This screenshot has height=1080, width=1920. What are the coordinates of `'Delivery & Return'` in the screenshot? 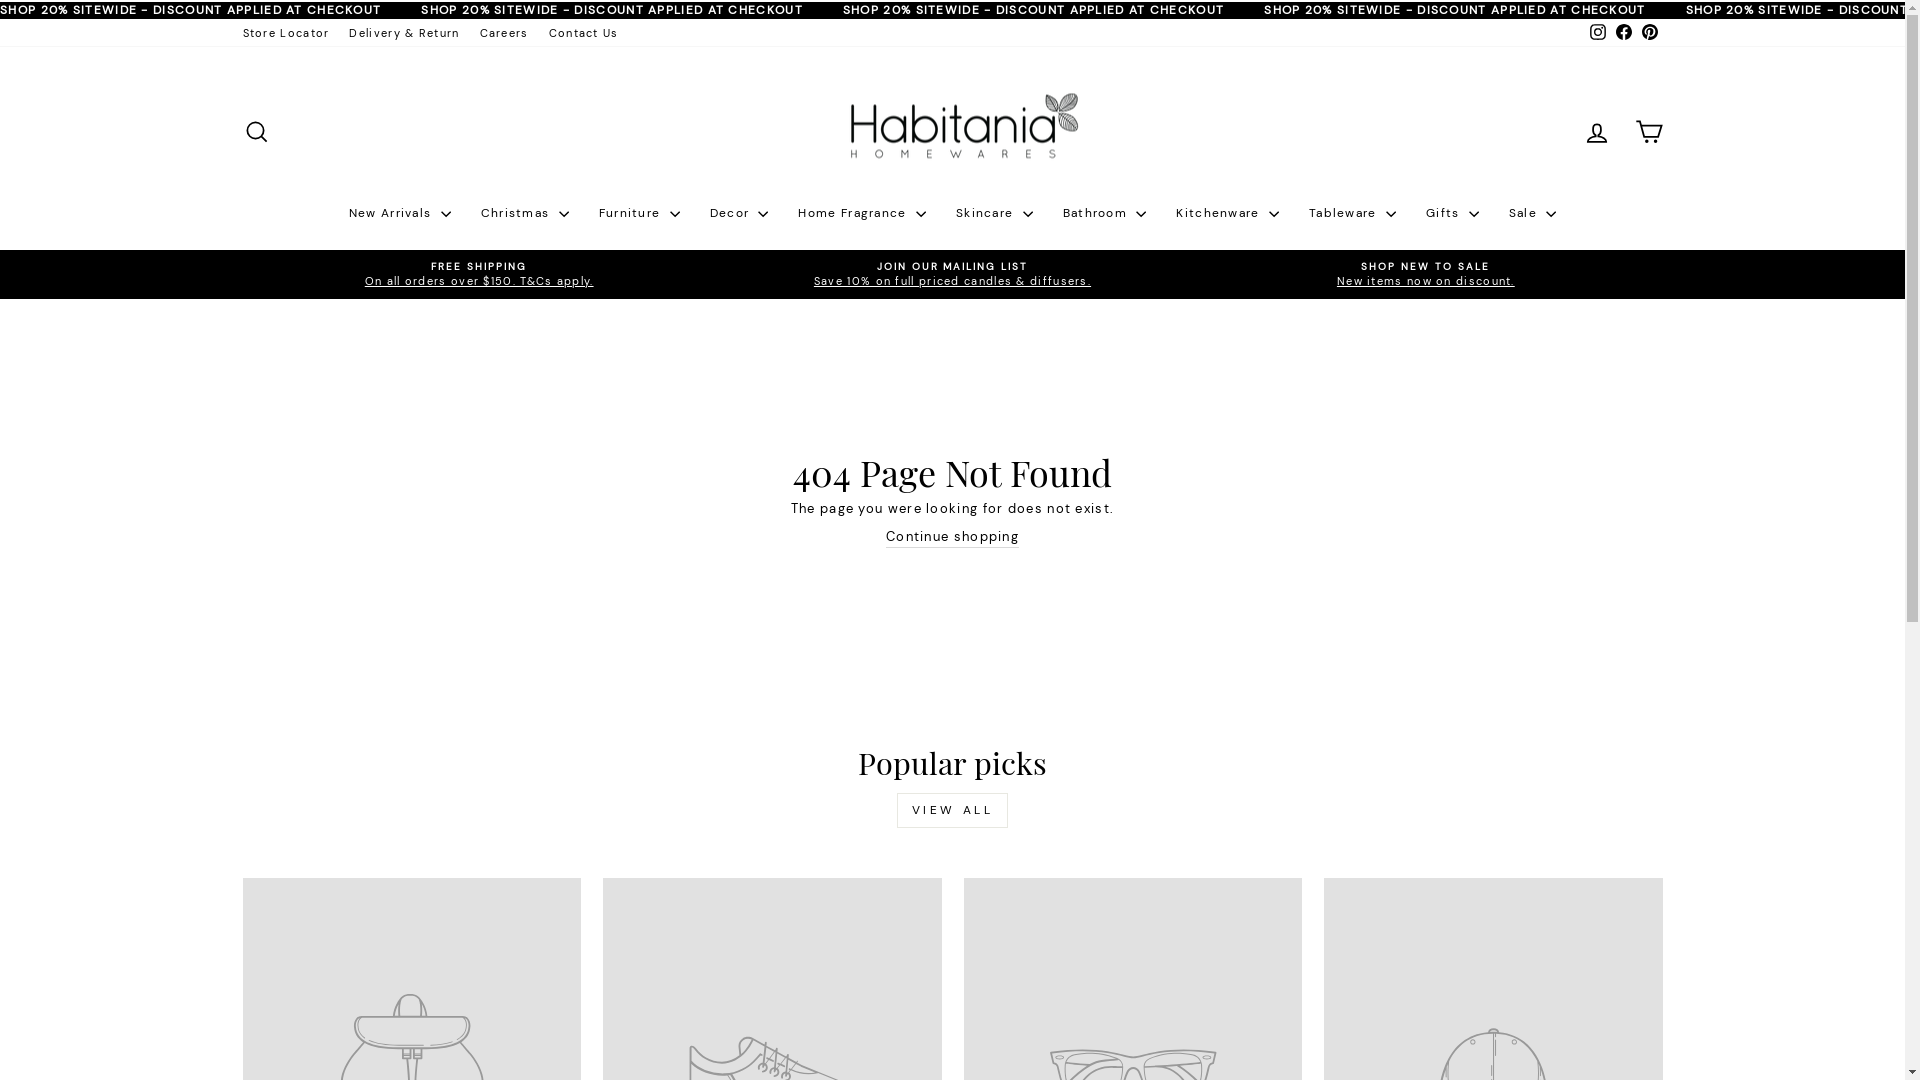 It's located at (402, 33).